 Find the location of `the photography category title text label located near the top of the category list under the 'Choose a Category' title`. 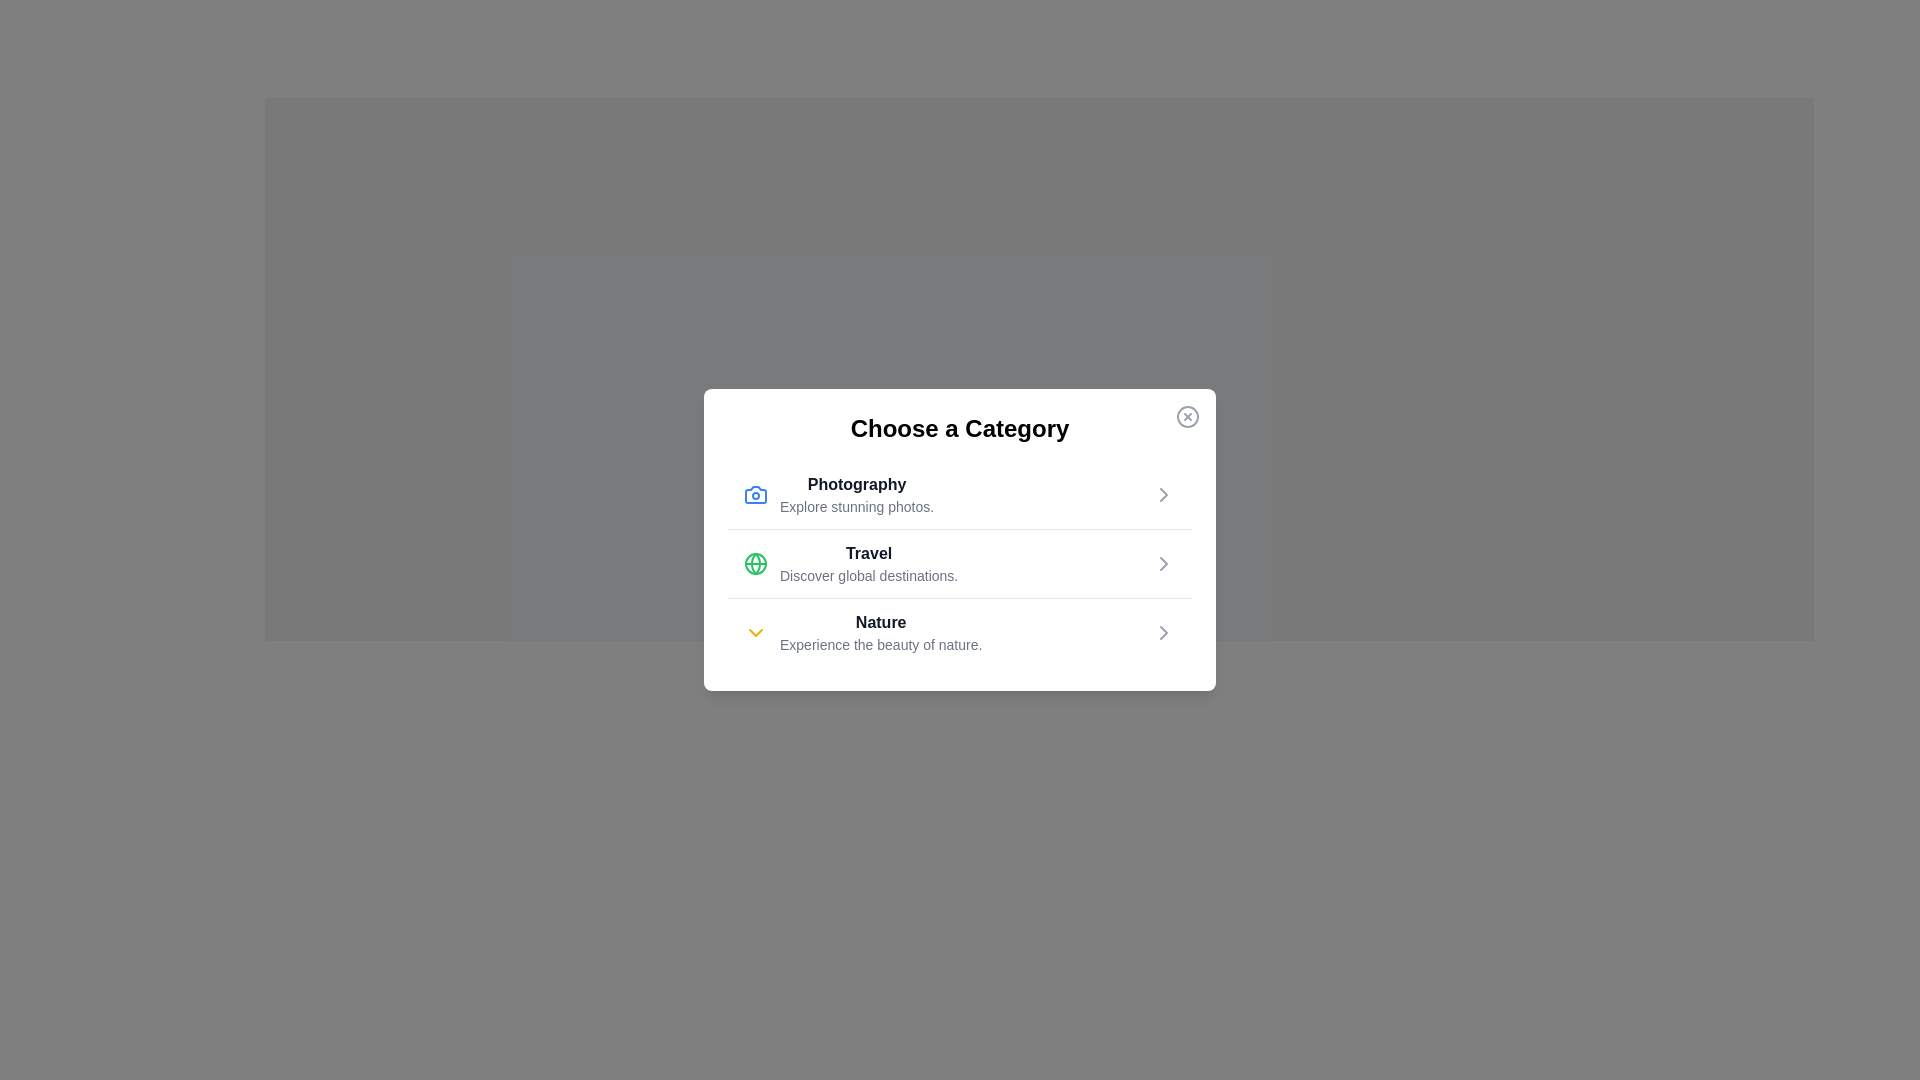

the photography category title text label located near the top of the category list under the 'Choose a Category' title is located at coordinates (857, 485).